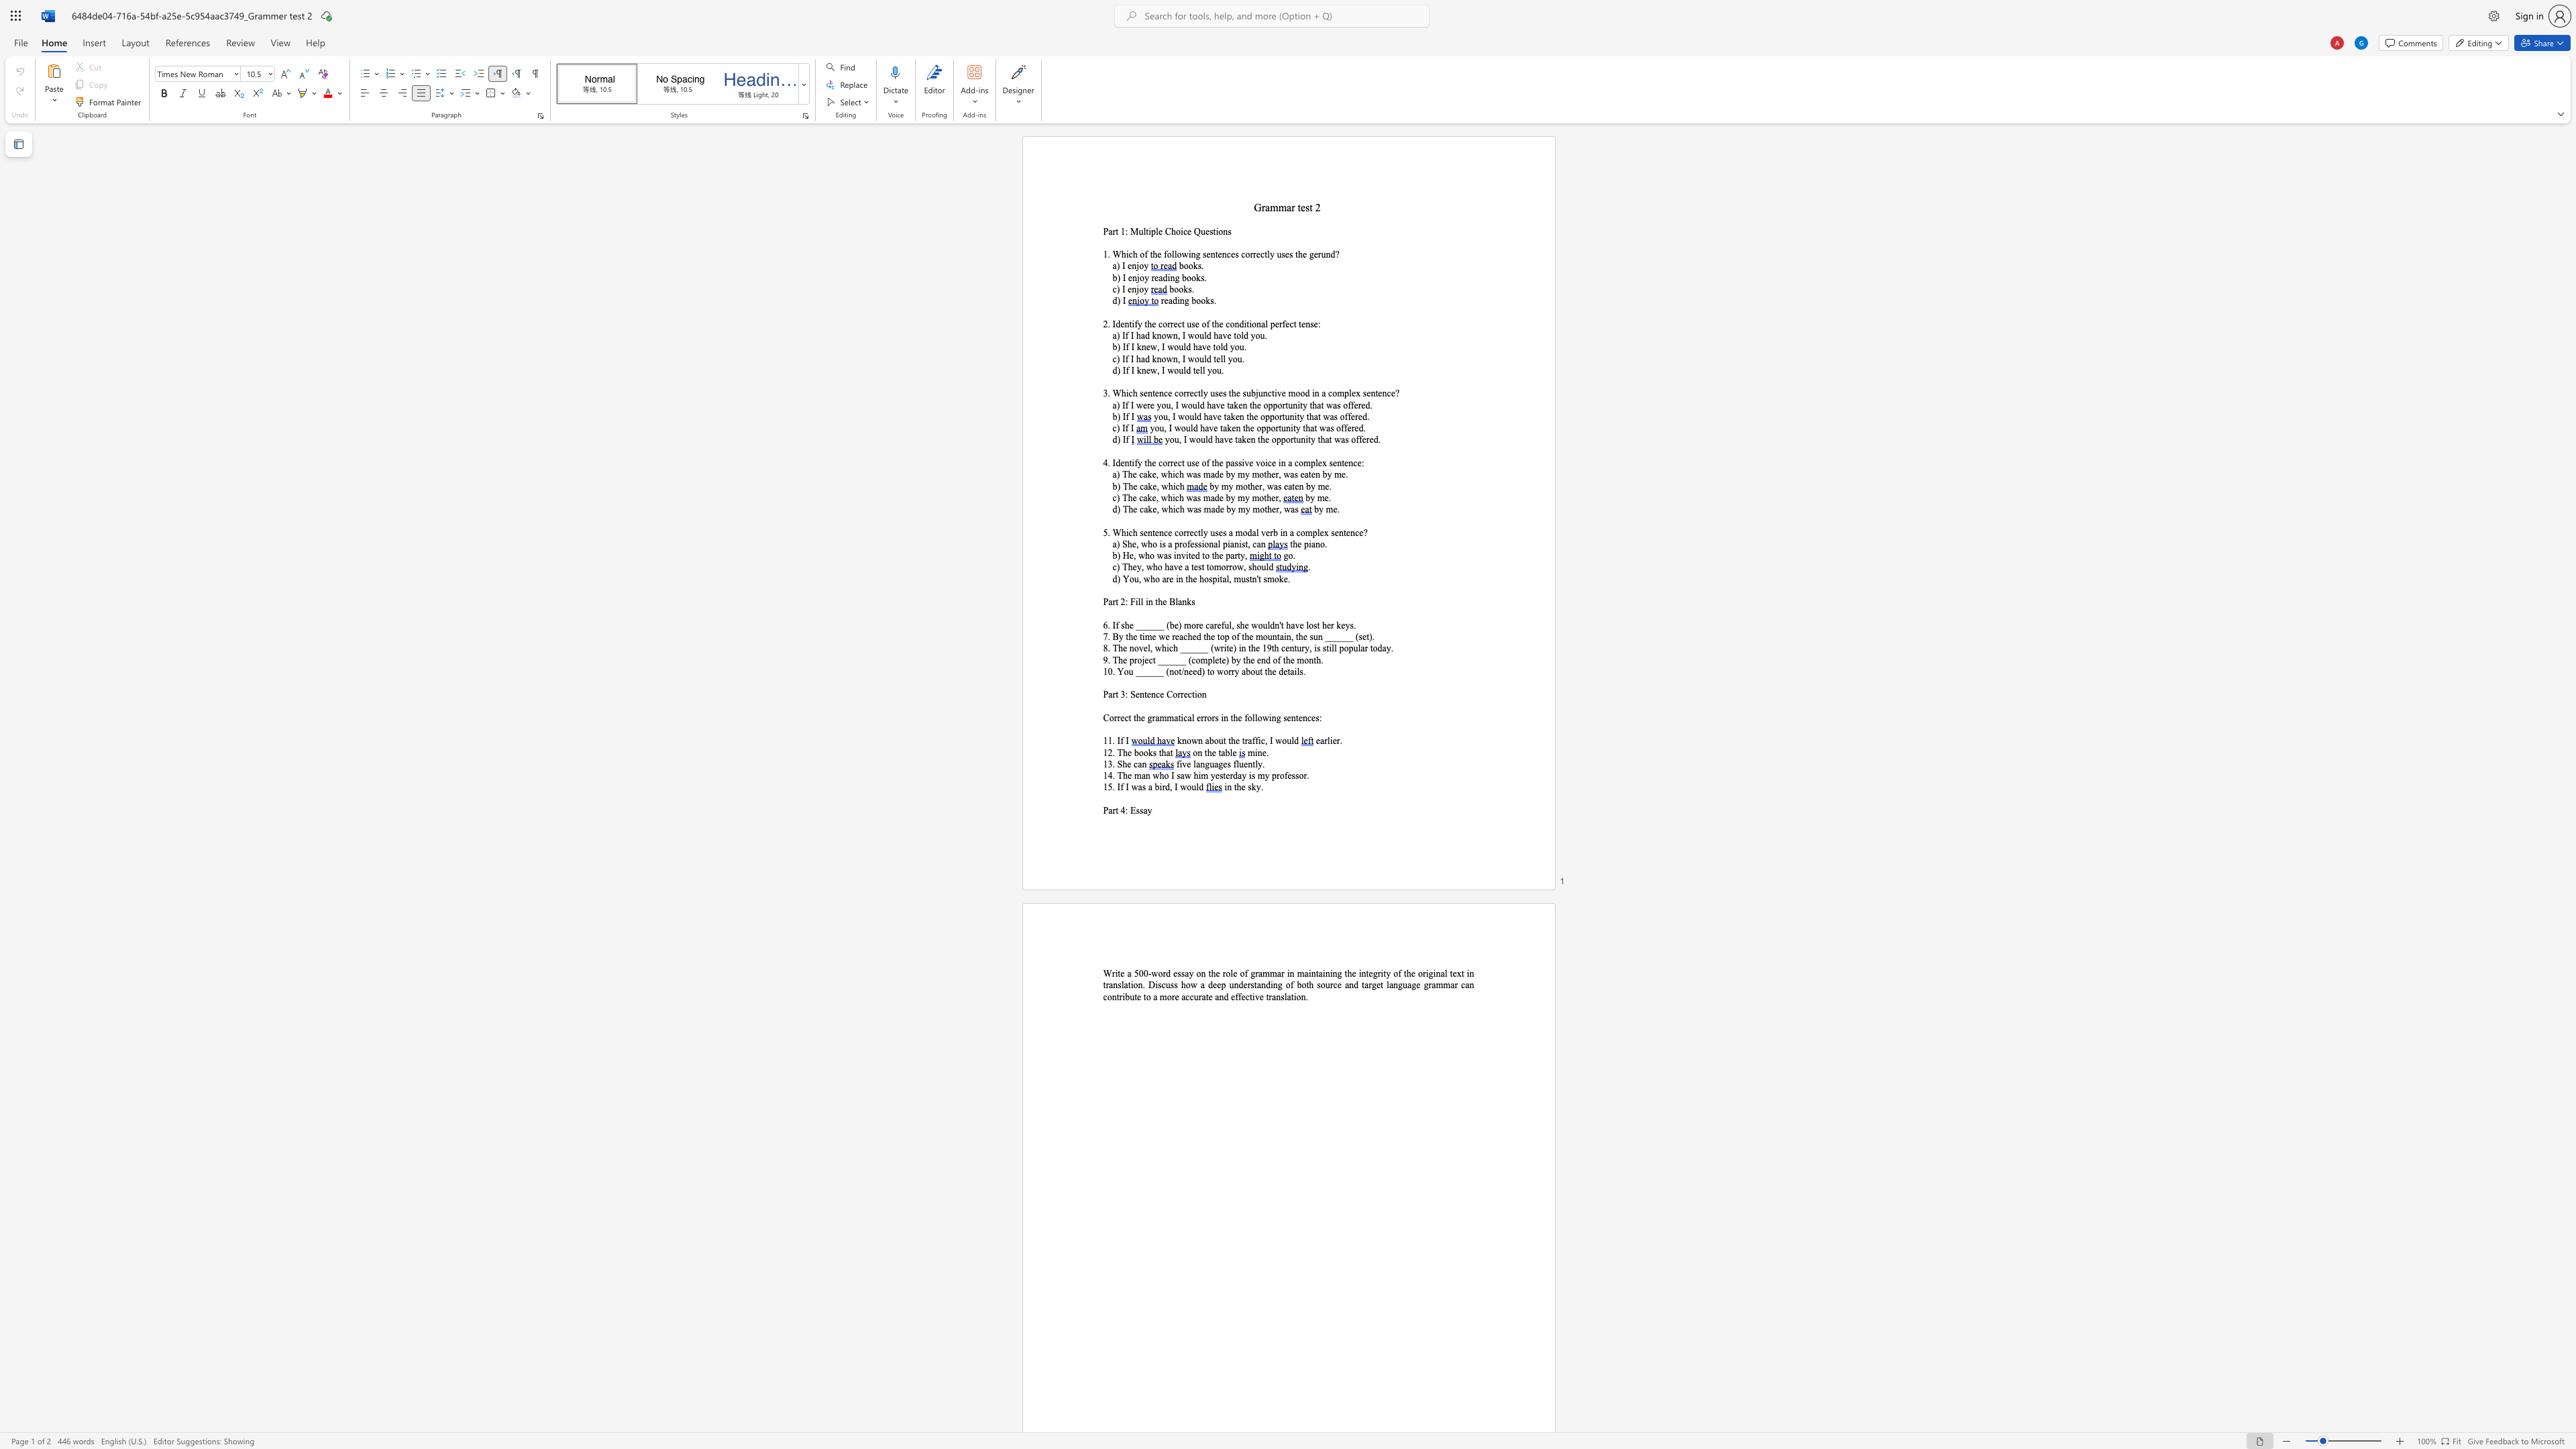 The image size is (2576, 1449). Describe the element at coordinates (1324, 543) in the screenshot. I see `the space between the continuous character "o" and "." in the text` at that location.